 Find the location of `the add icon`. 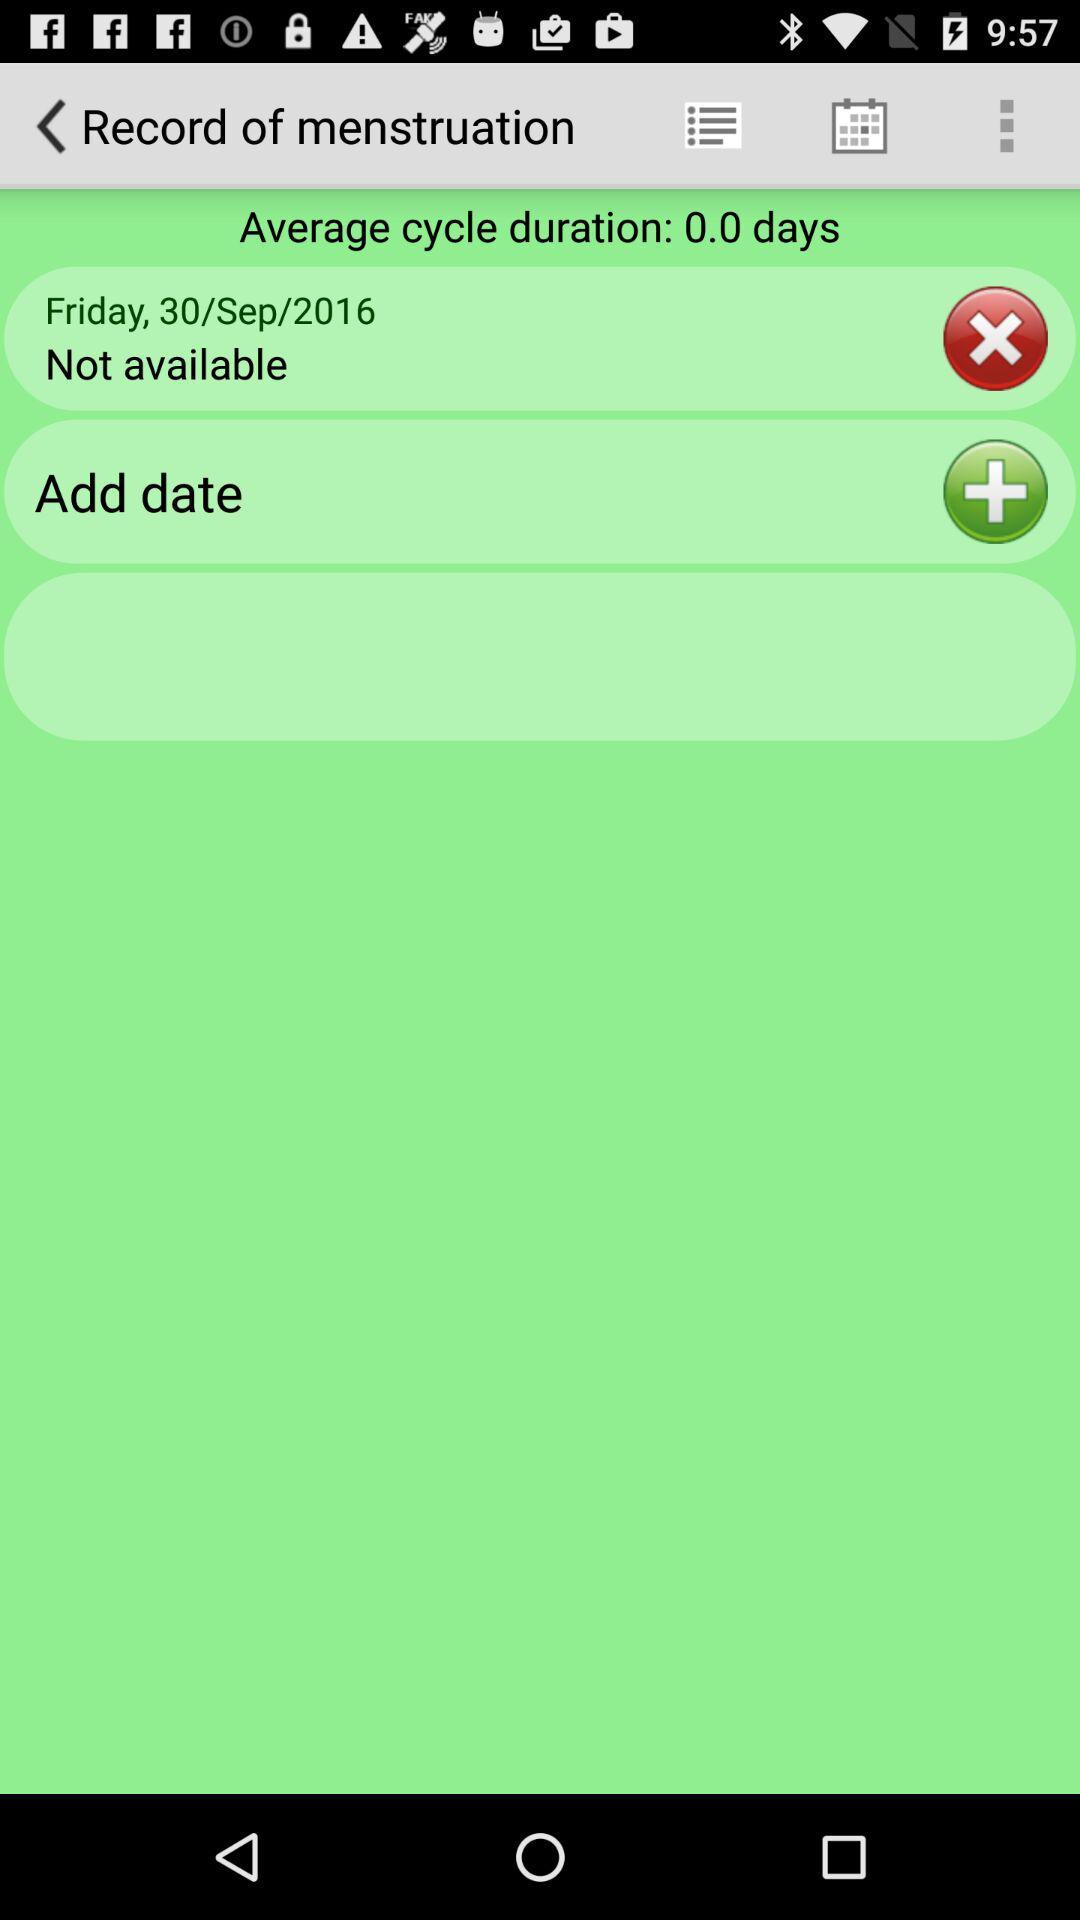

the add icon is located at coordinates (995, 526).